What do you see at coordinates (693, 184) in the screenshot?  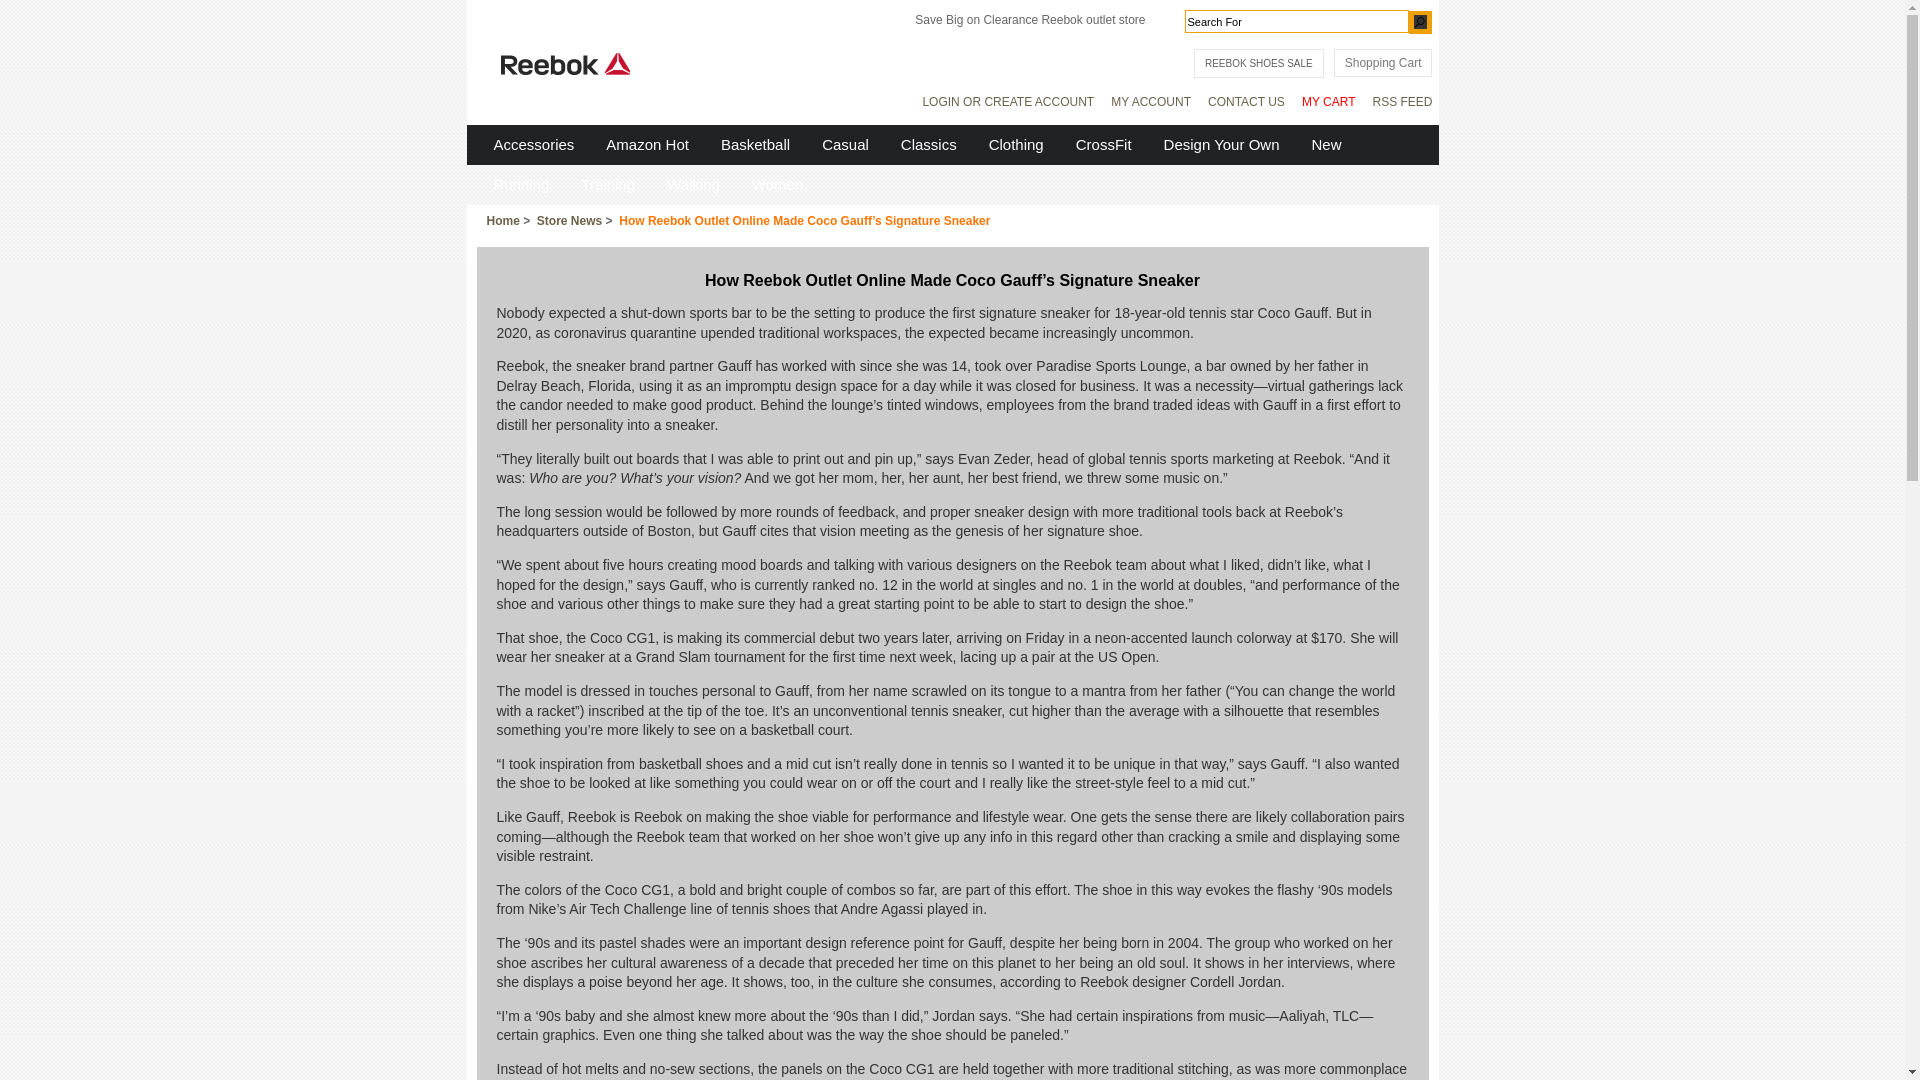 I see `'Walking'` at bounding box center [693, 184].